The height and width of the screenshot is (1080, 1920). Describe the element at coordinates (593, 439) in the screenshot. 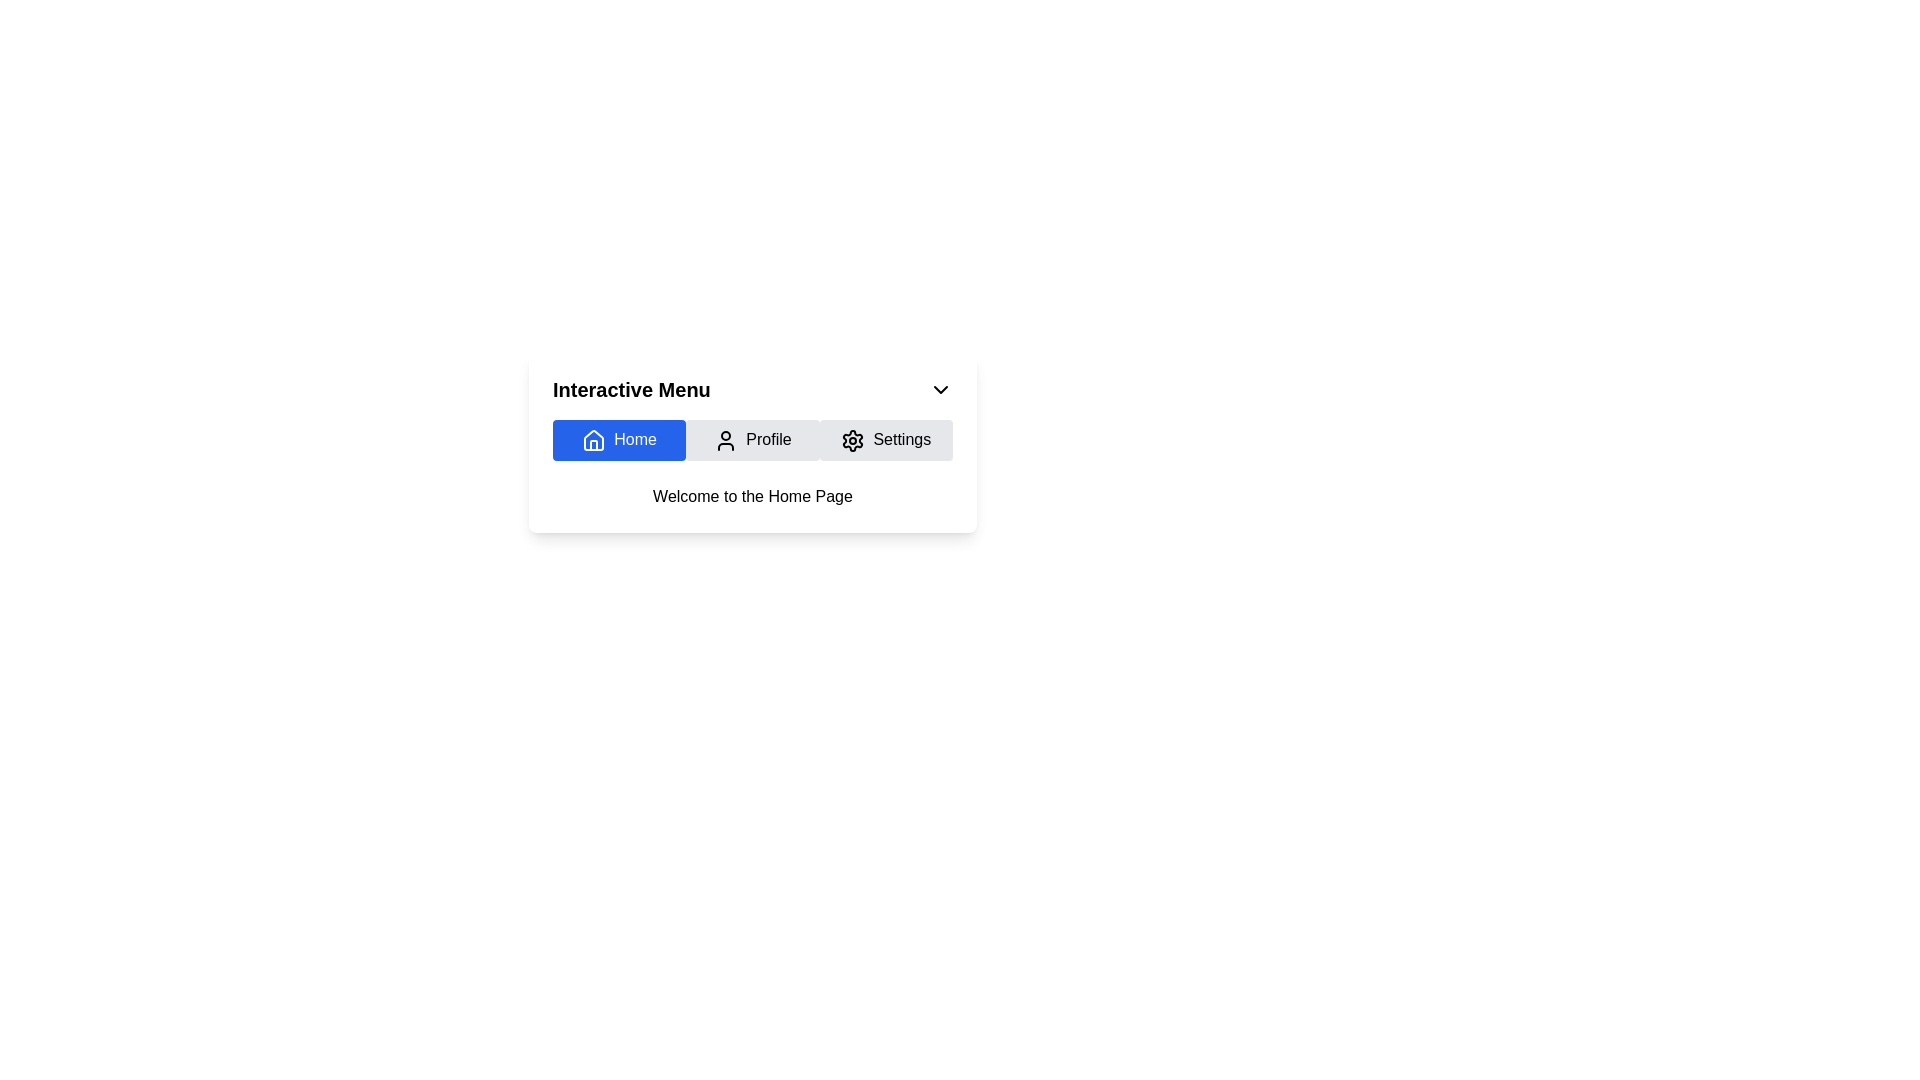

I see `the home icon in the navigation menu, which is located to the left of the 'Home' text in the first button` at that location.